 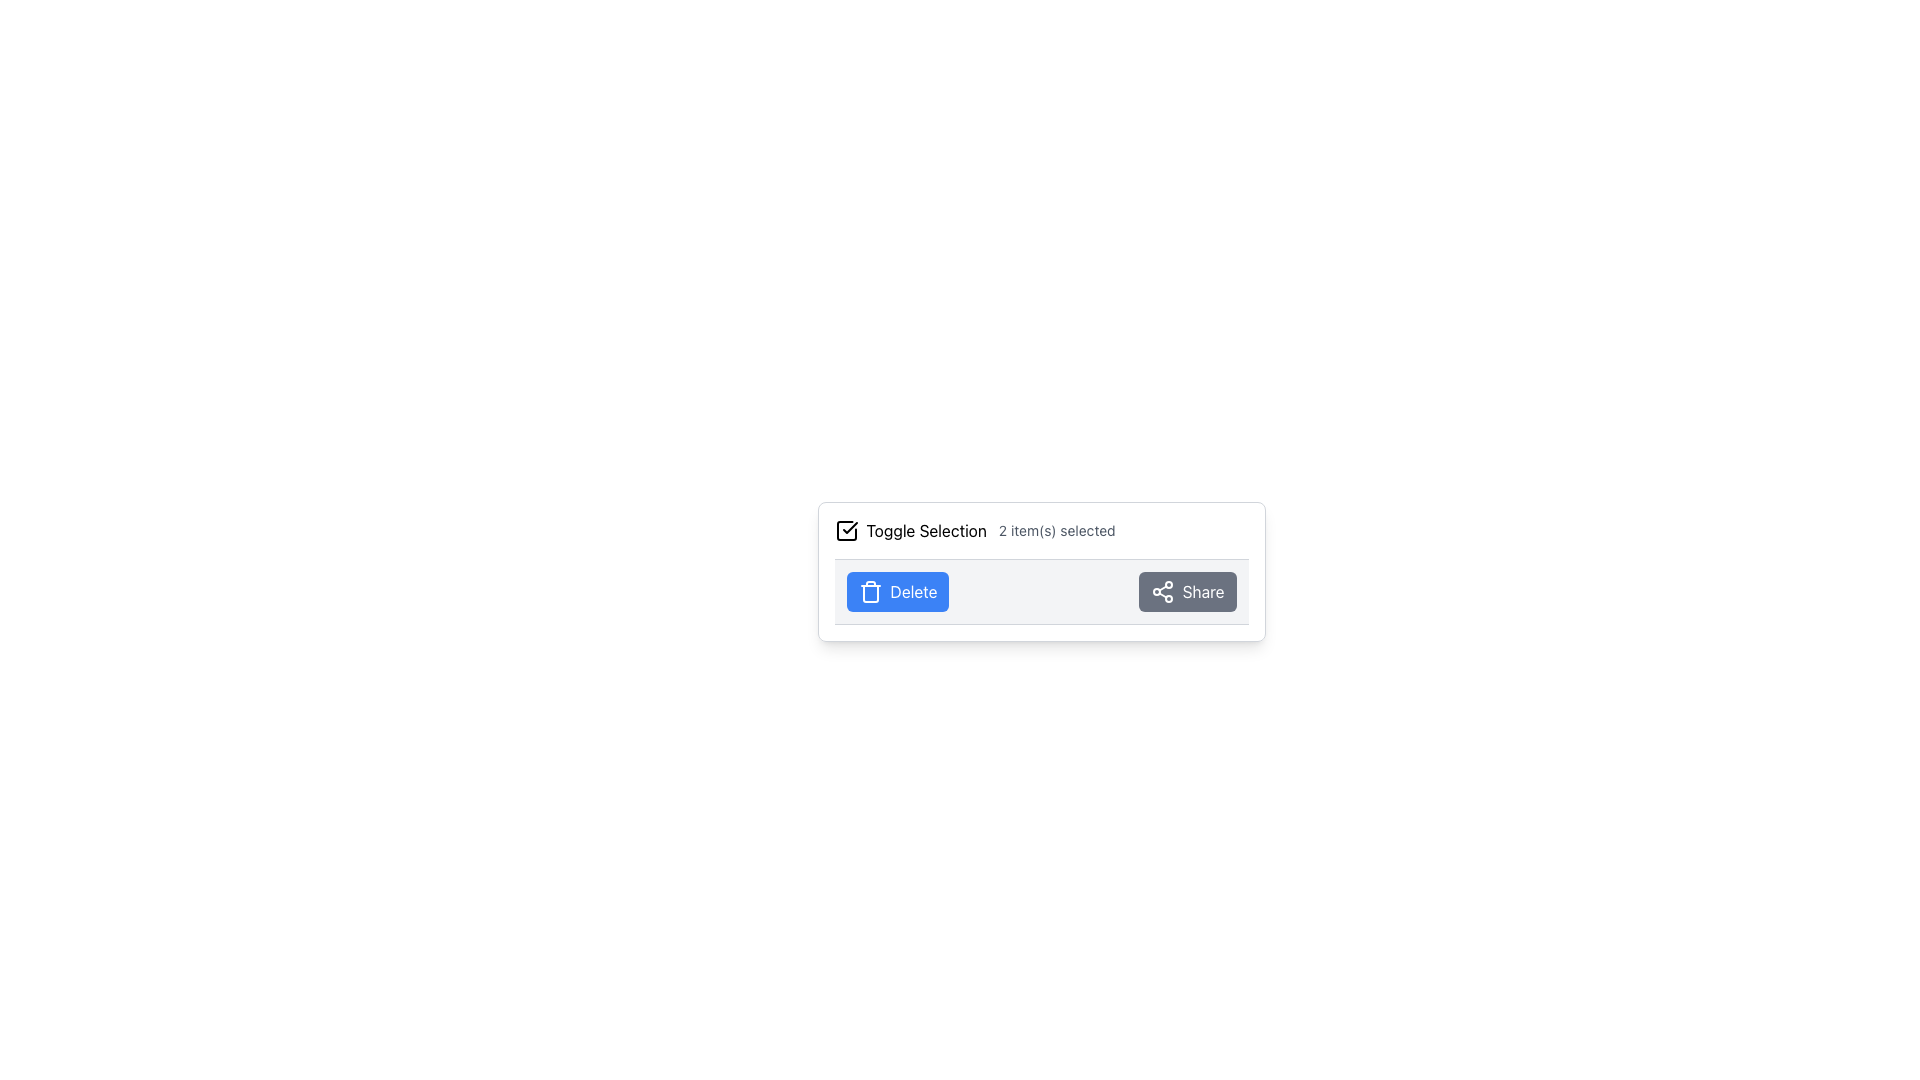 I want to click on the selection icon with a checkmark, which is styled with a thin black stroke and appears next to the text 'Toggle Selection', to trigger tooltip or visual feedback, so click(x=846, y=530).